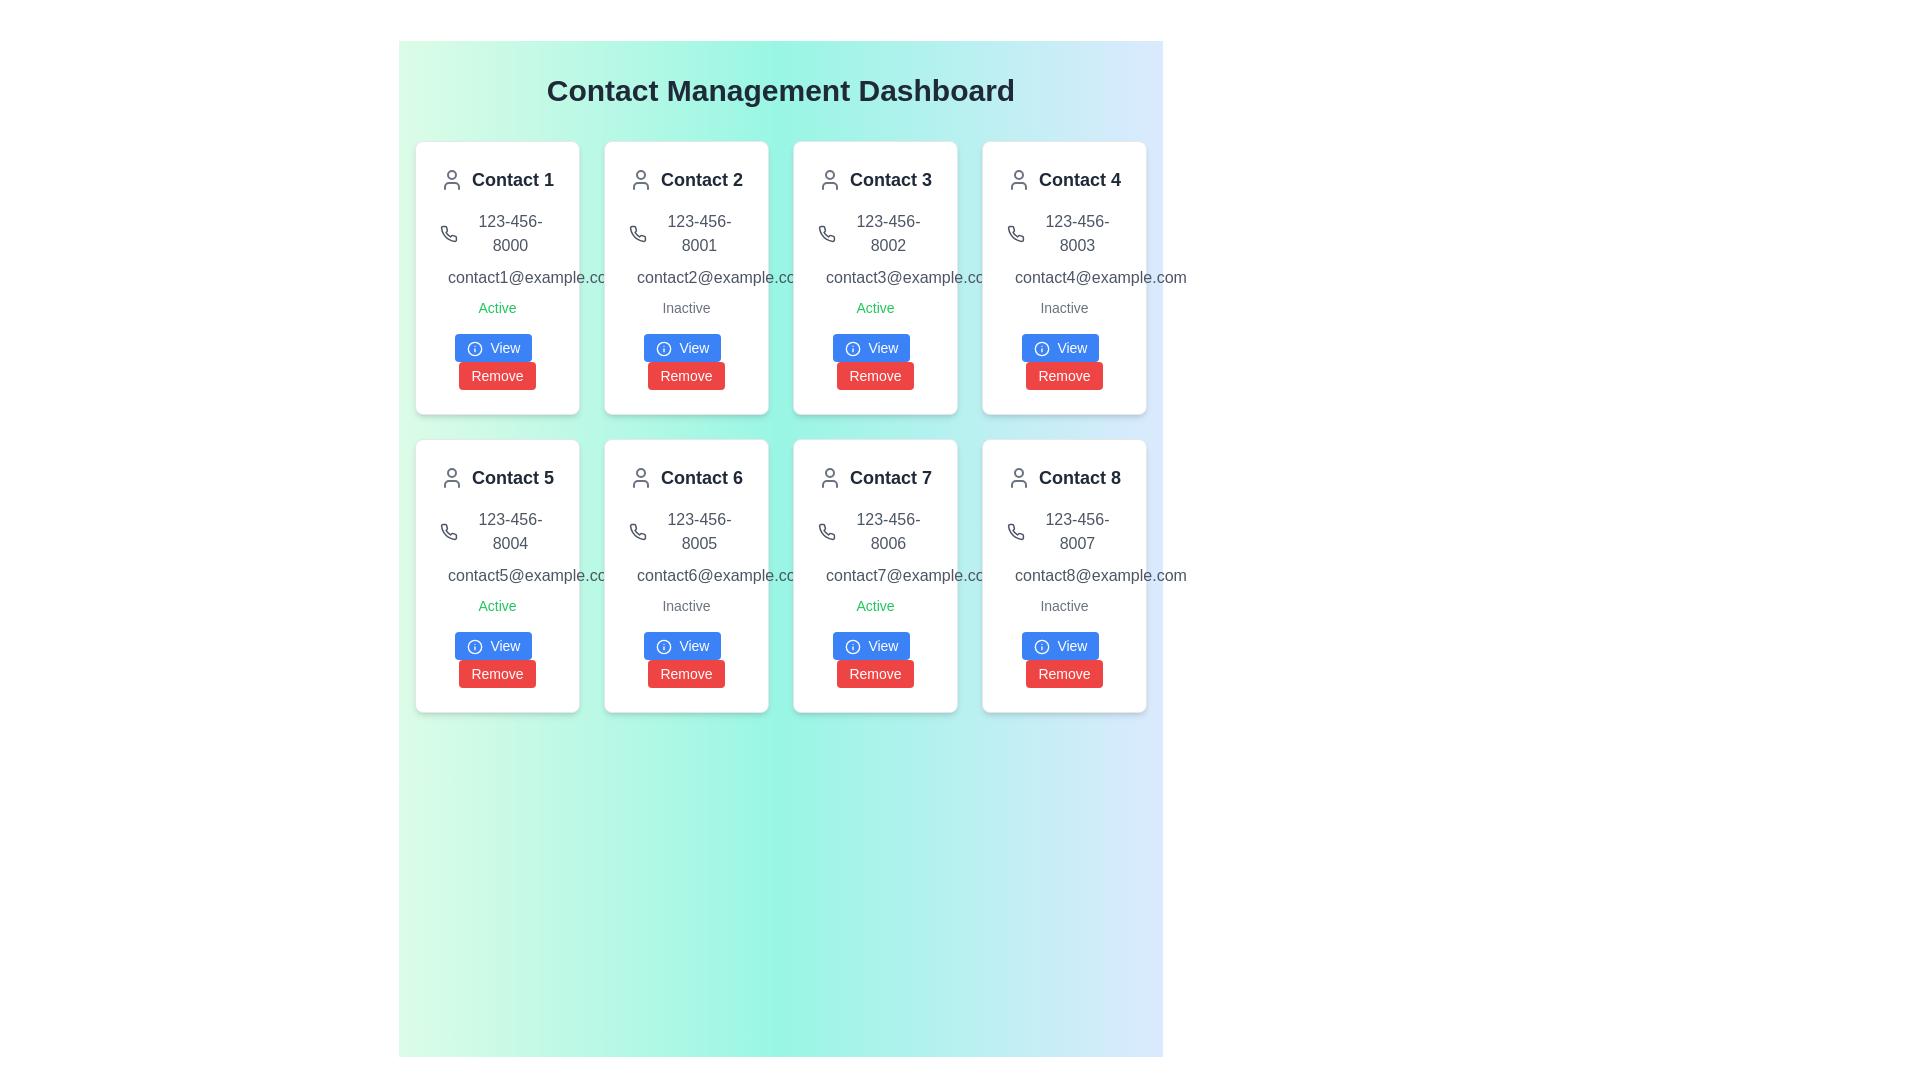 This screenshot has width=1920, height=1080. Describe the element at coordinates (890, 478) in the screenshot. I see `the text label for 'Contact 7', which serves as the identifier for the contact card located in the bottom row and second column of the grid layout` at that location.